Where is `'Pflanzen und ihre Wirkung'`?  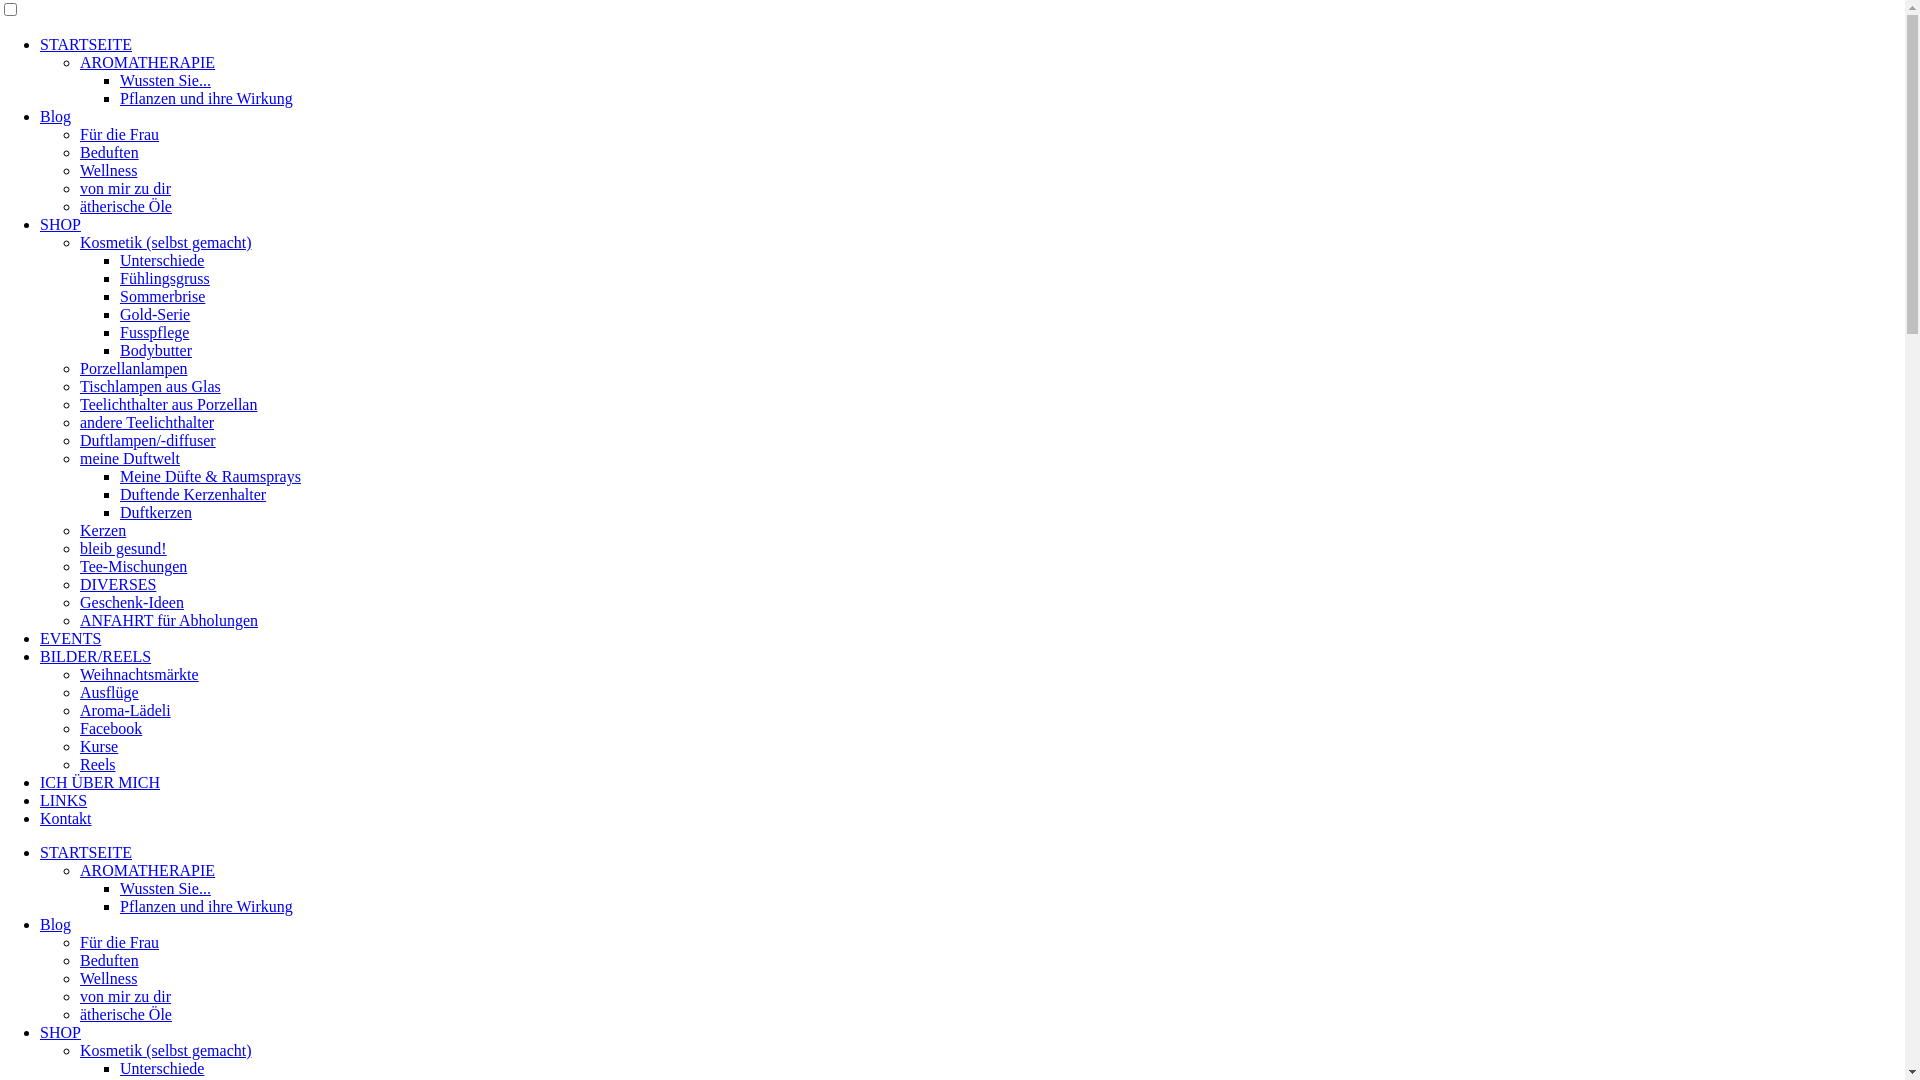
'Pflanzen und ihre Wirkung' is located at coordinates (206, 906).